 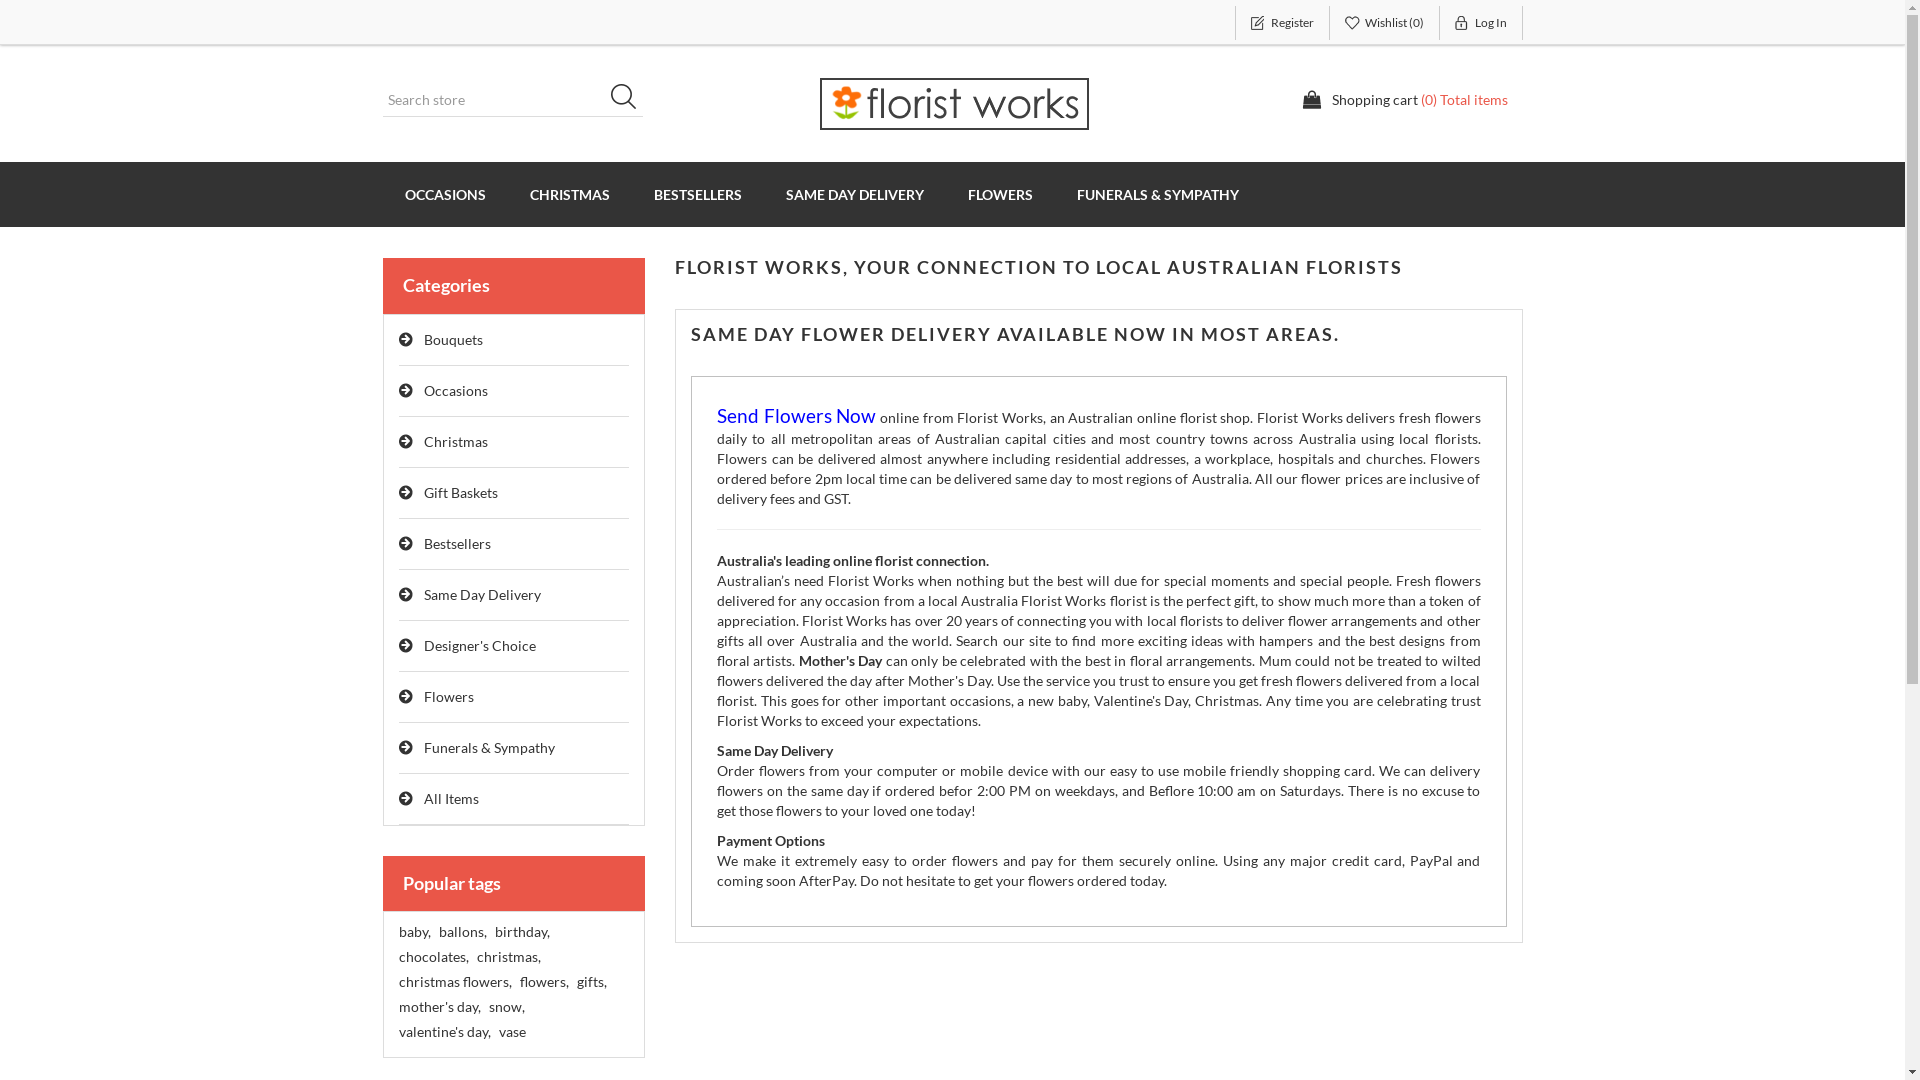 I want to click on 'CHRISTMAS', so click(x=569, y=194).